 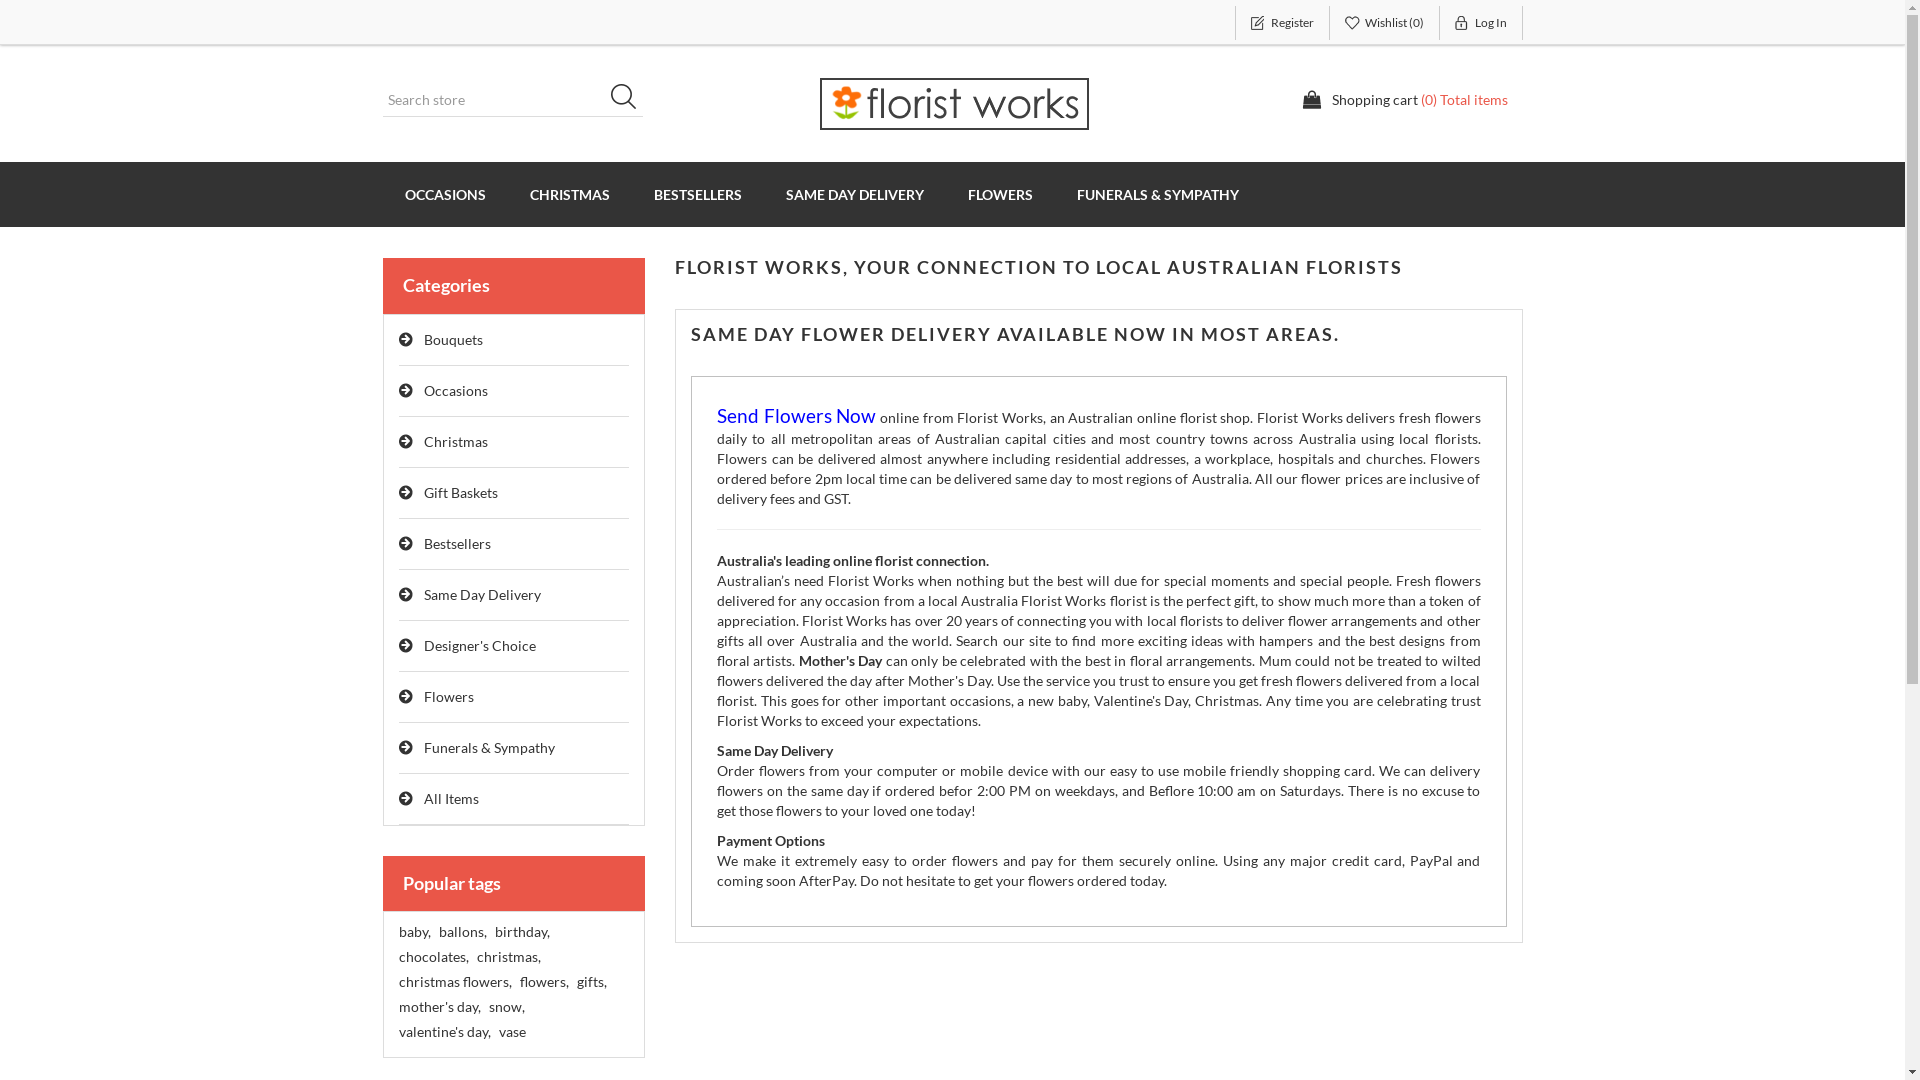 I want to click on 'CHRISTMAS', so click(x=569, y=194).